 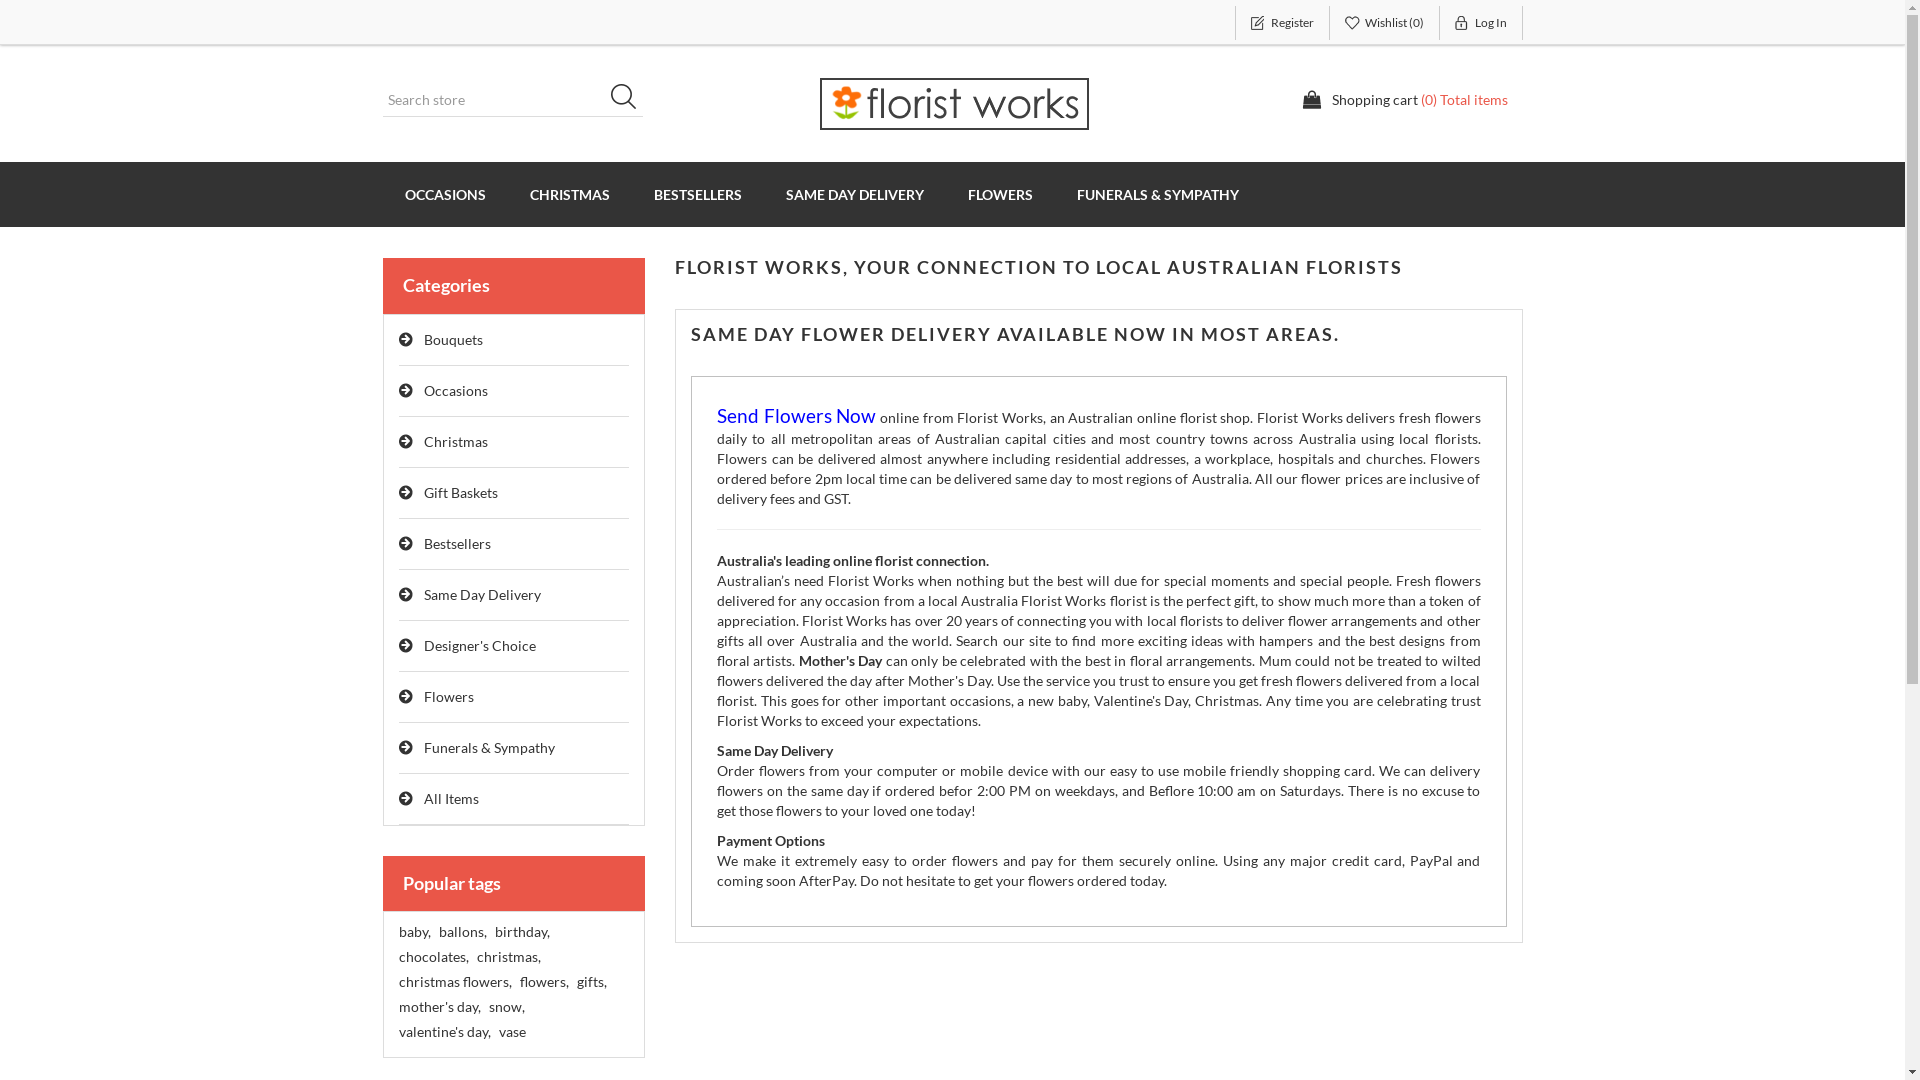 I want to click on 'CHRISTMAS', so click(x=569, y=194).